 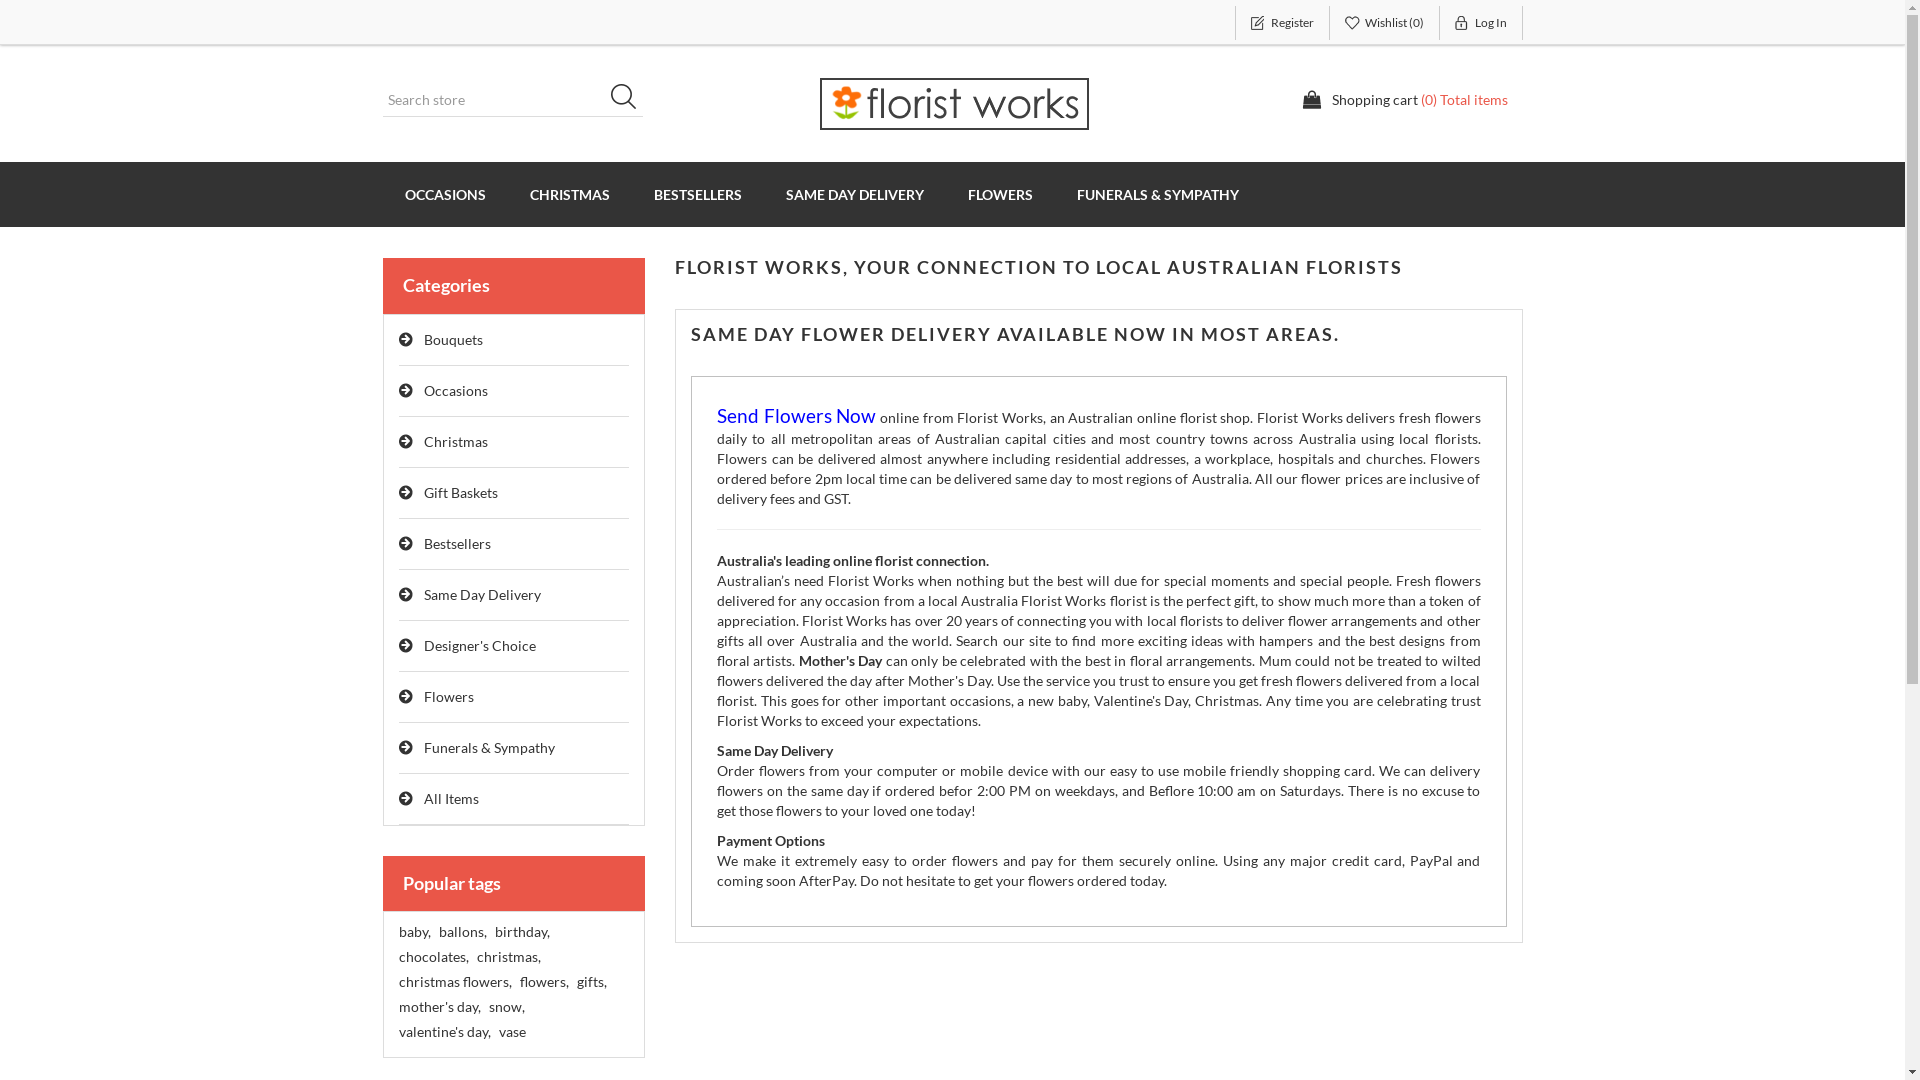 I want to click on 'CHRISTMAS', so click(x=569, y=194).